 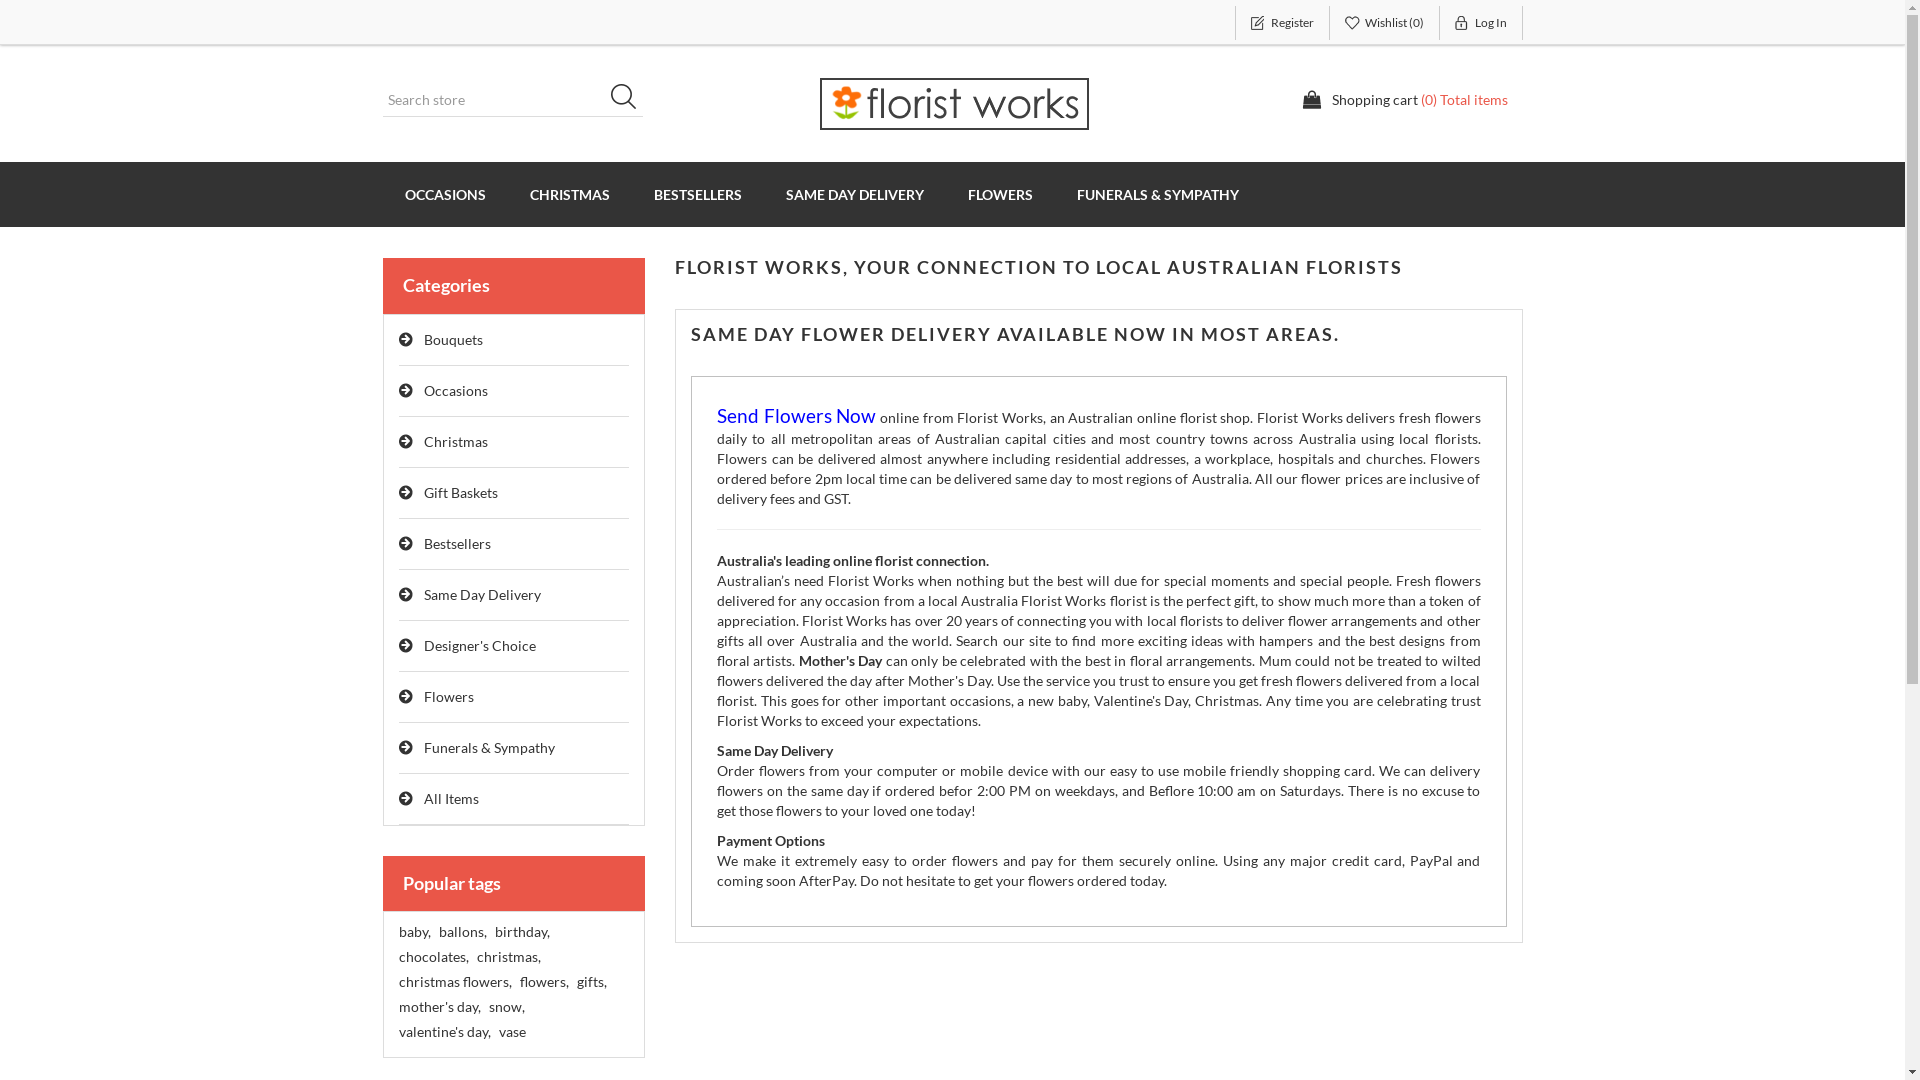 I want to click on 'CHRISTMAS', so click(x=569, y=194).